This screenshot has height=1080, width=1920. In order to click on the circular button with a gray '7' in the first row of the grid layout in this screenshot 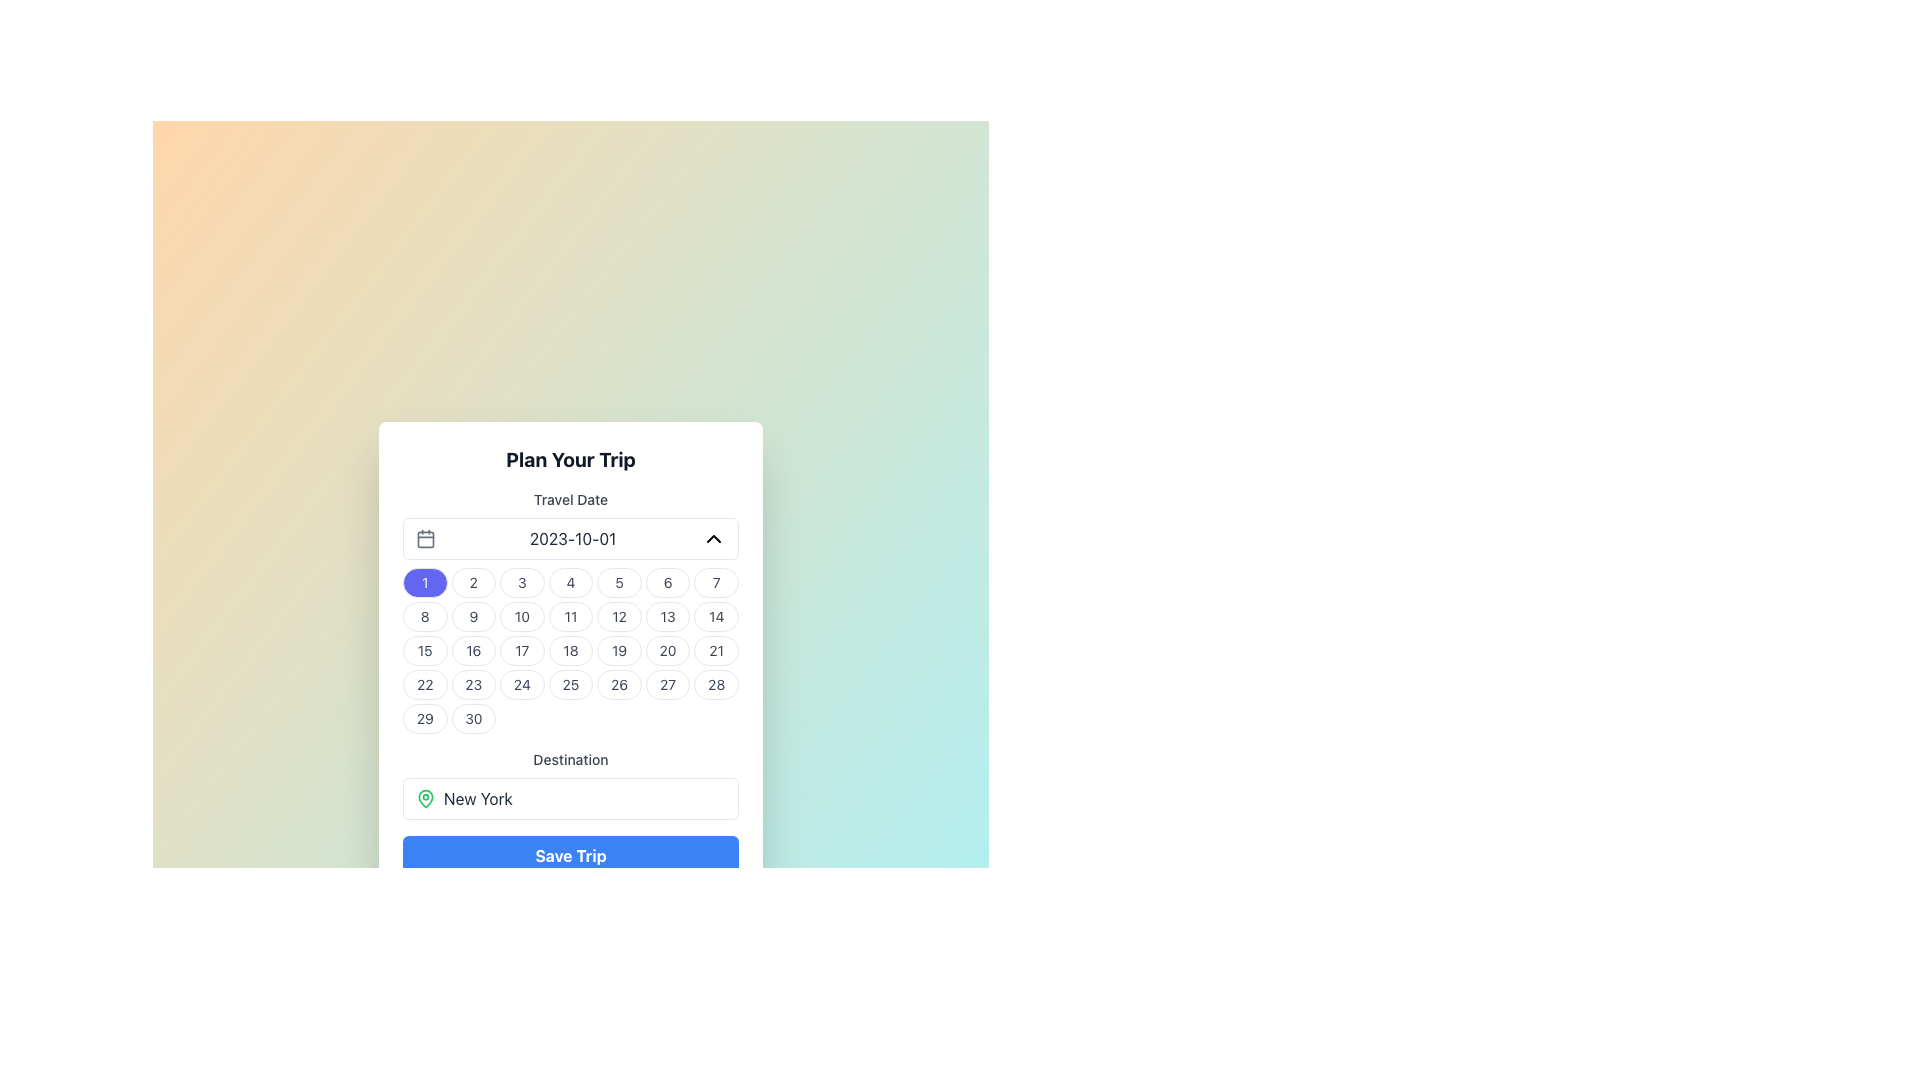, I will do `click(716, 582)`.